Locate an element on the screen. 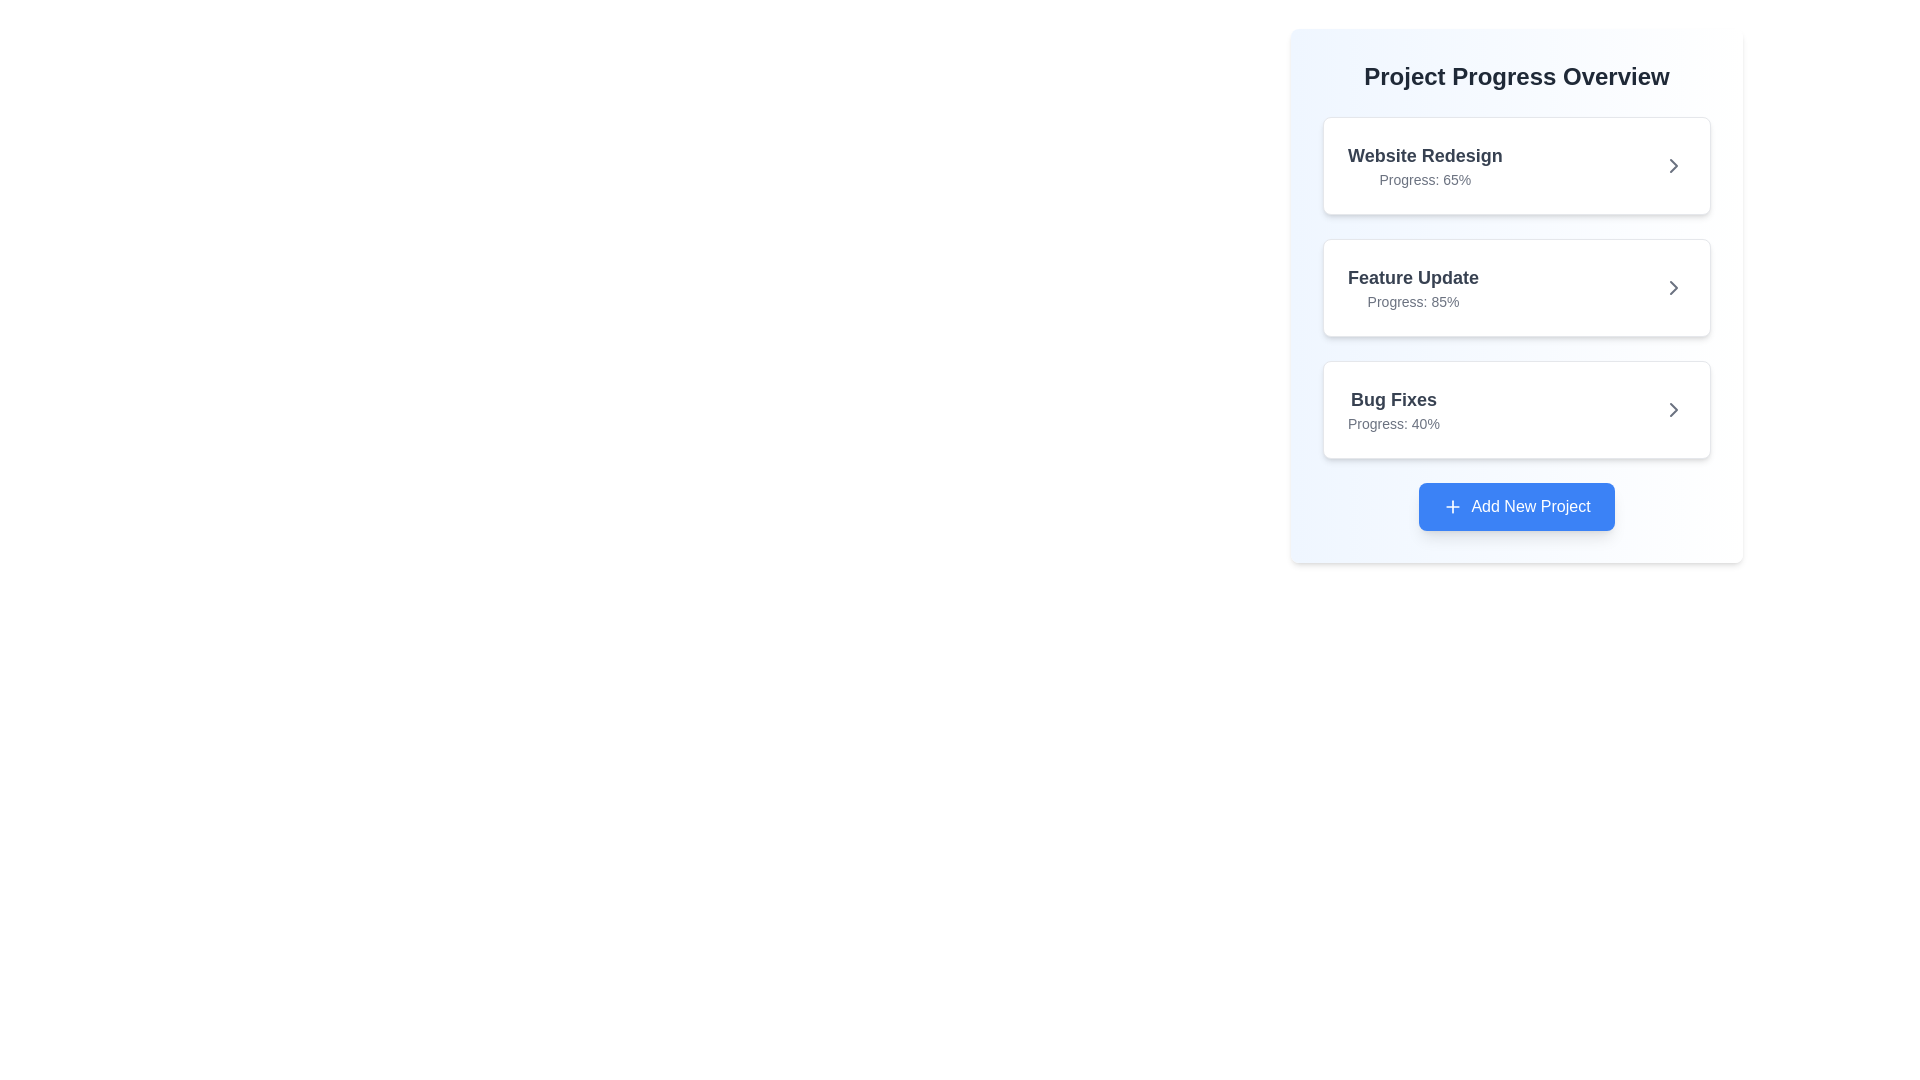  the list item titled 'Website Redesign' with a progress indicator of 65% is located at coordinates (1516, 164).